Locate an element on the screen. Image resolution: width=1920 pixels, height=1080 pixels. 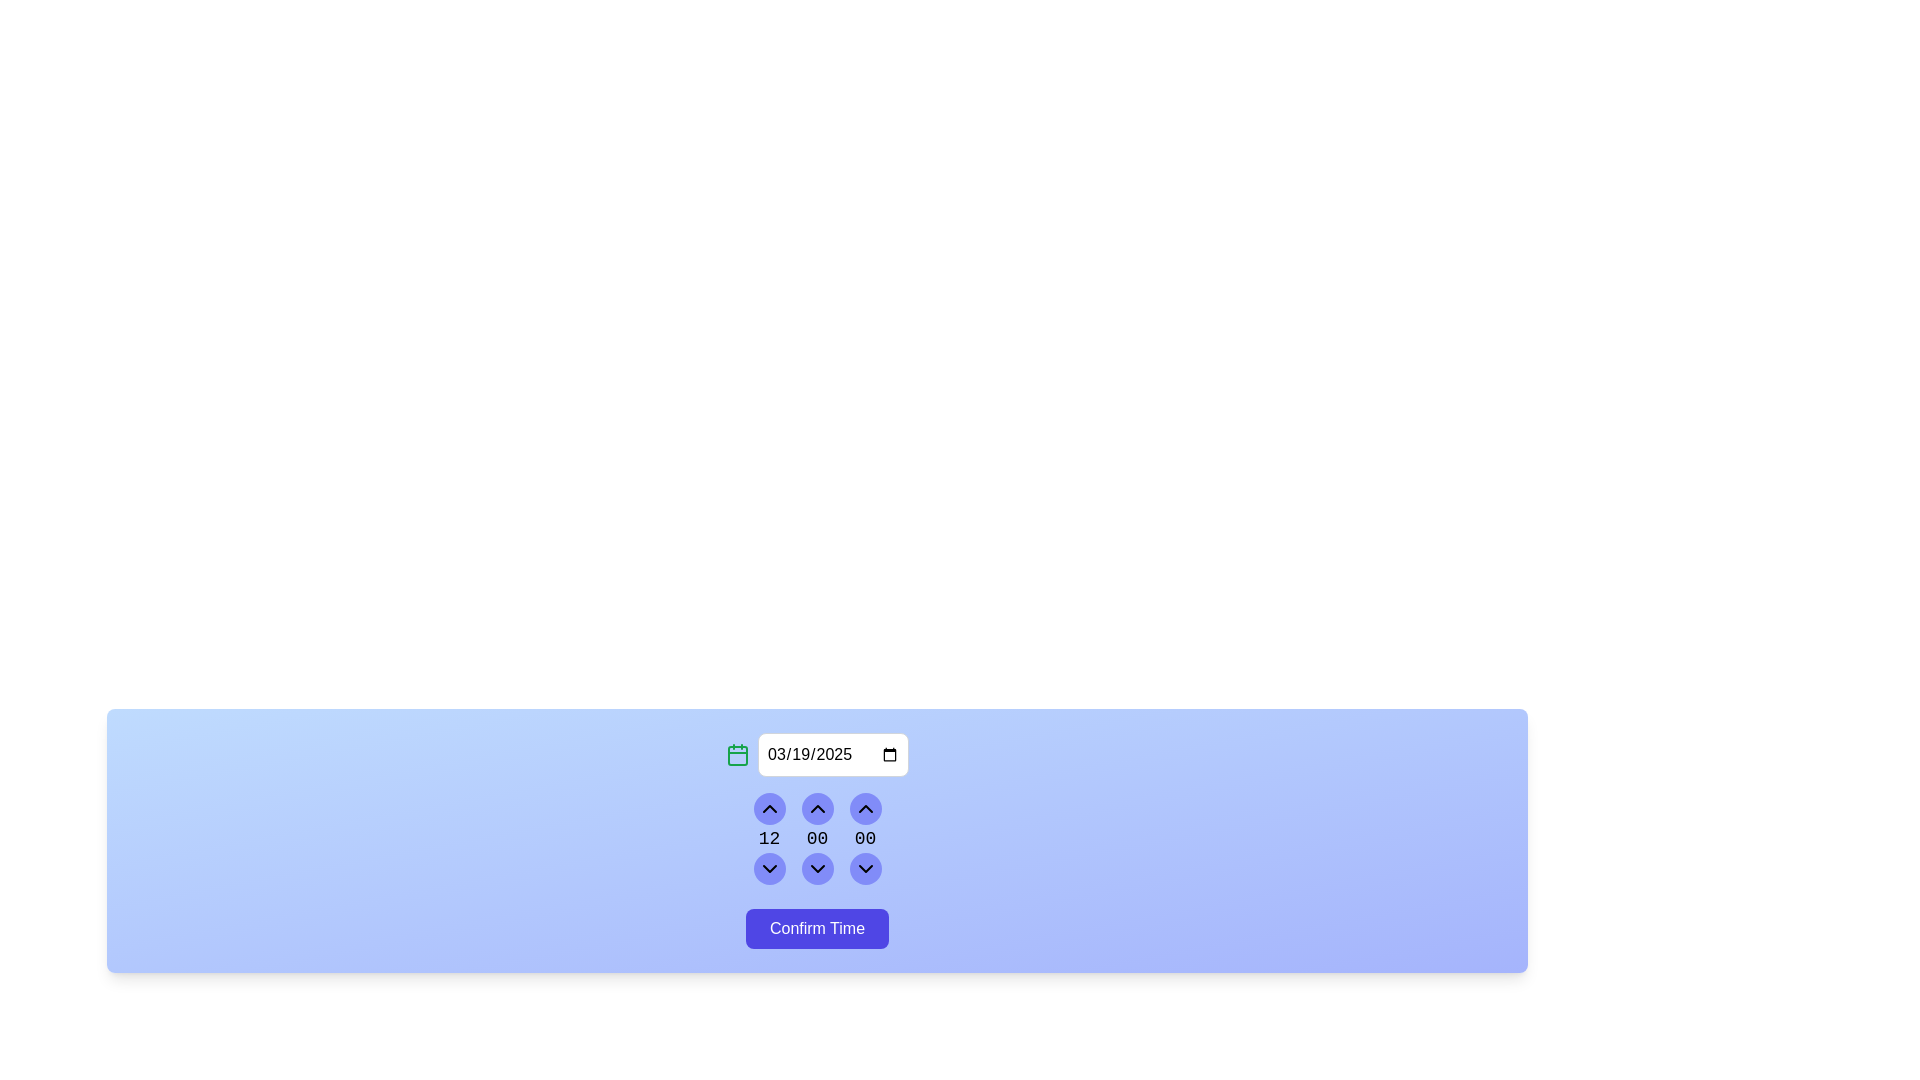
the circular indigo button with a downward chevron icon, positioned below the '00' text in the second column of the time selector interface, to observe the hover effect is located at coordinates (817, 867).